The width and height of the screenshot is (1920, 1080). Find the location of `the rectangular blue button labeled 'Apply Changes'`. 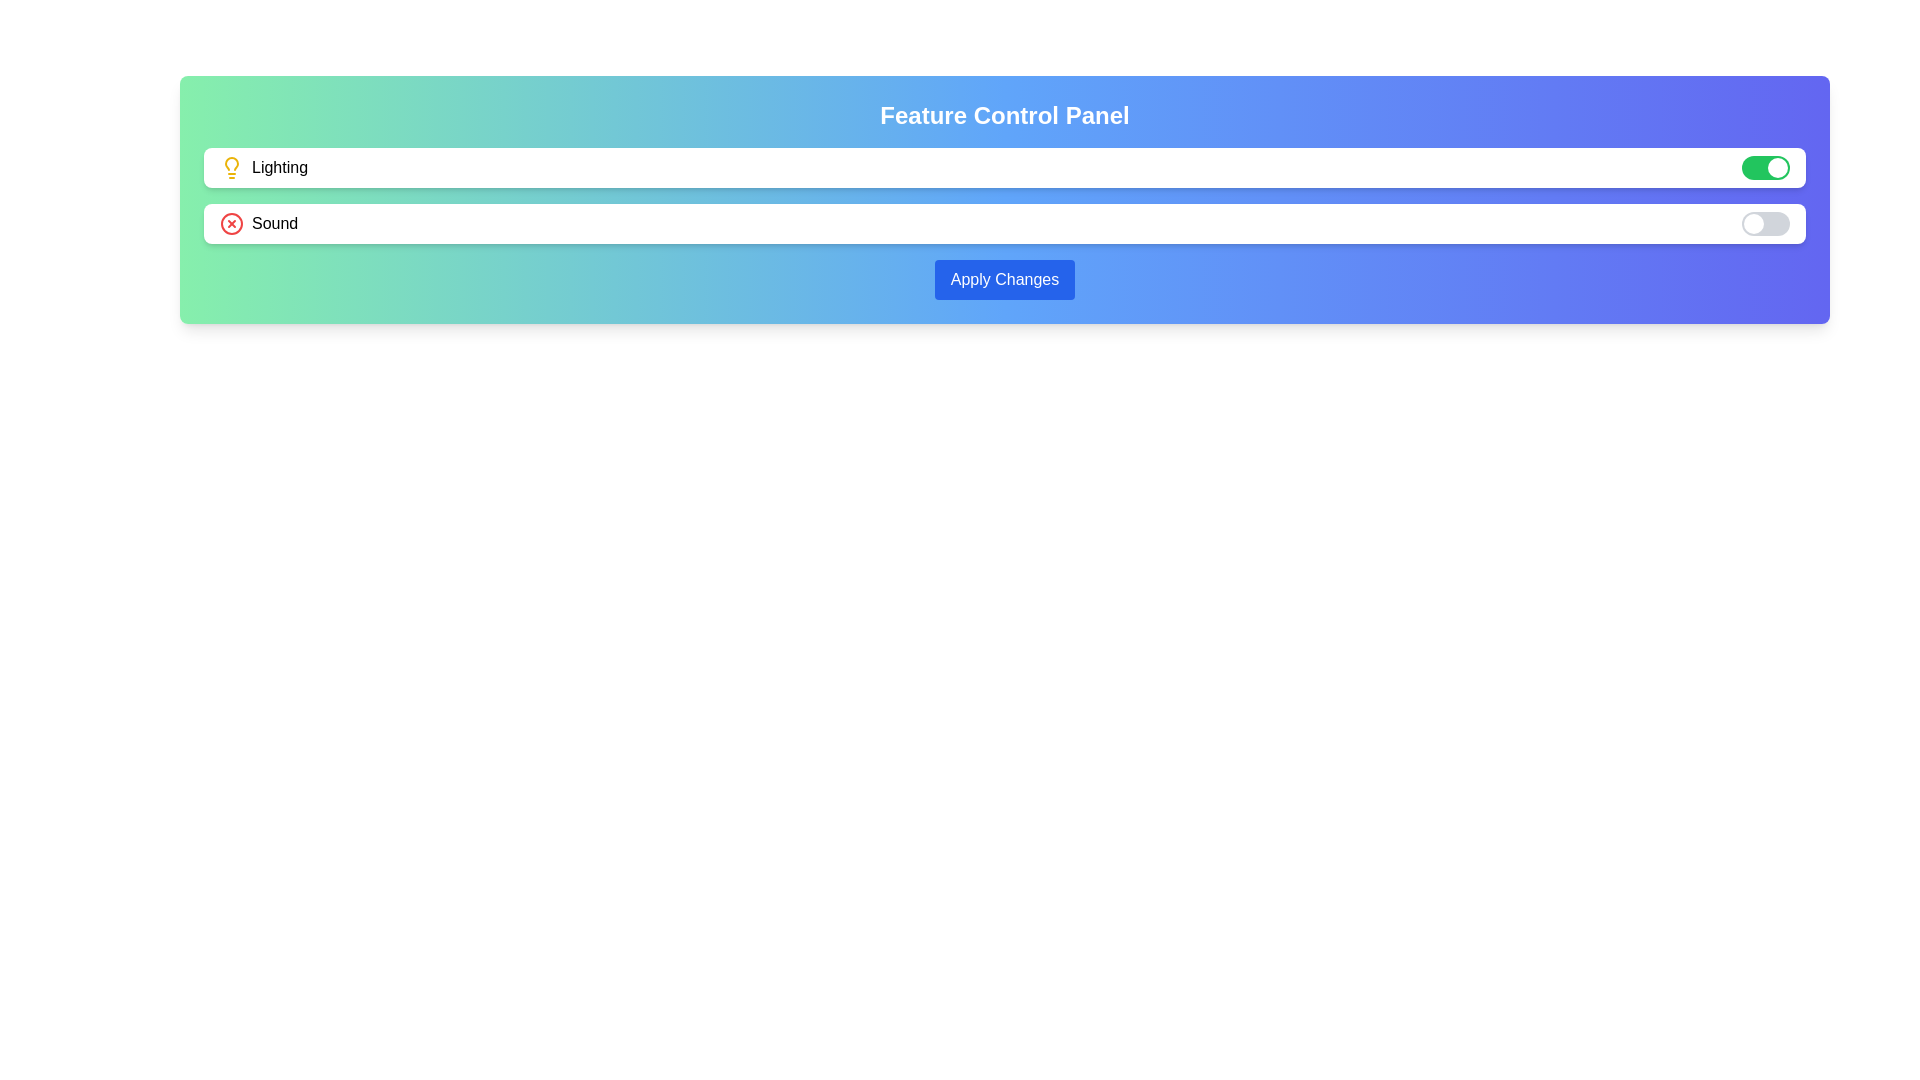

the rectangular blue button labeled 'Apply Changes' is located at coordinates (1004, 280).